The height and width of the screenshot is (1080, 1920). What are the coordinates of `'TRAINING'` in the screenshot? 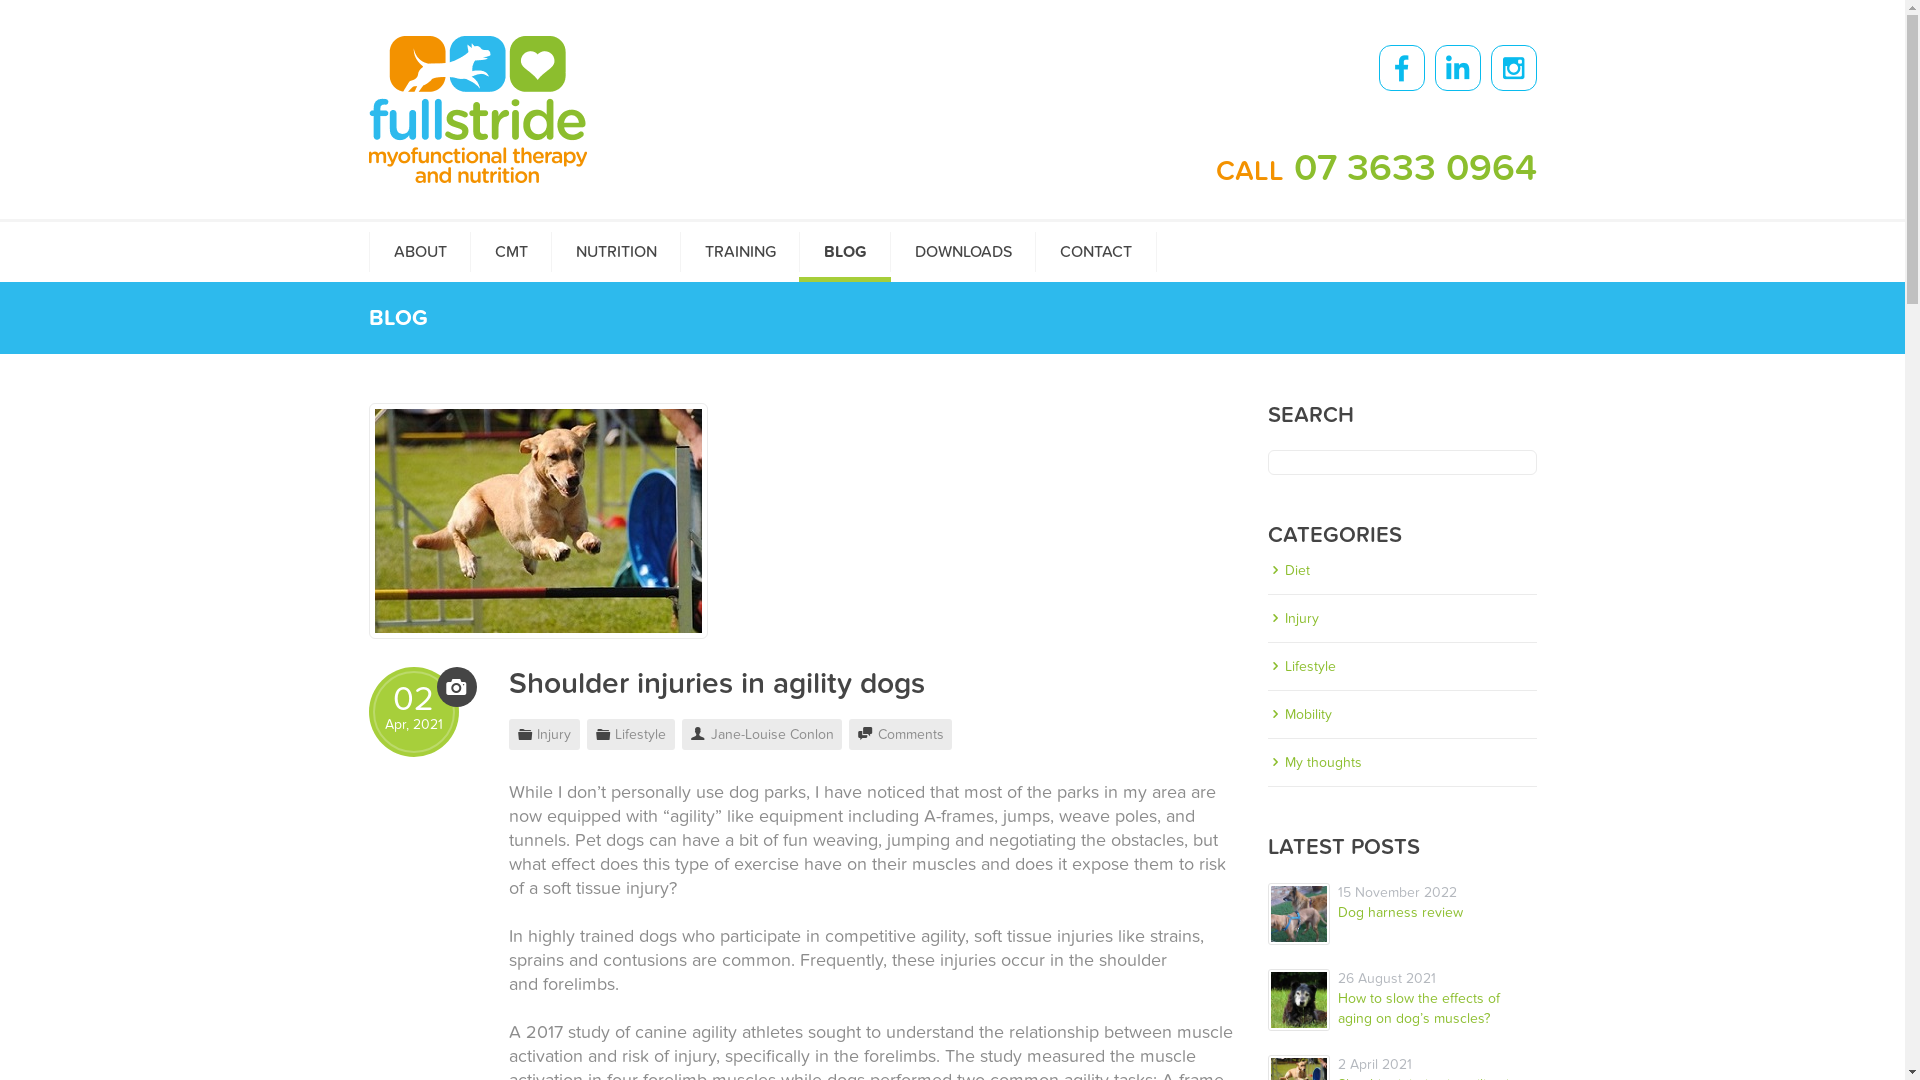 It's located at (680, 250).